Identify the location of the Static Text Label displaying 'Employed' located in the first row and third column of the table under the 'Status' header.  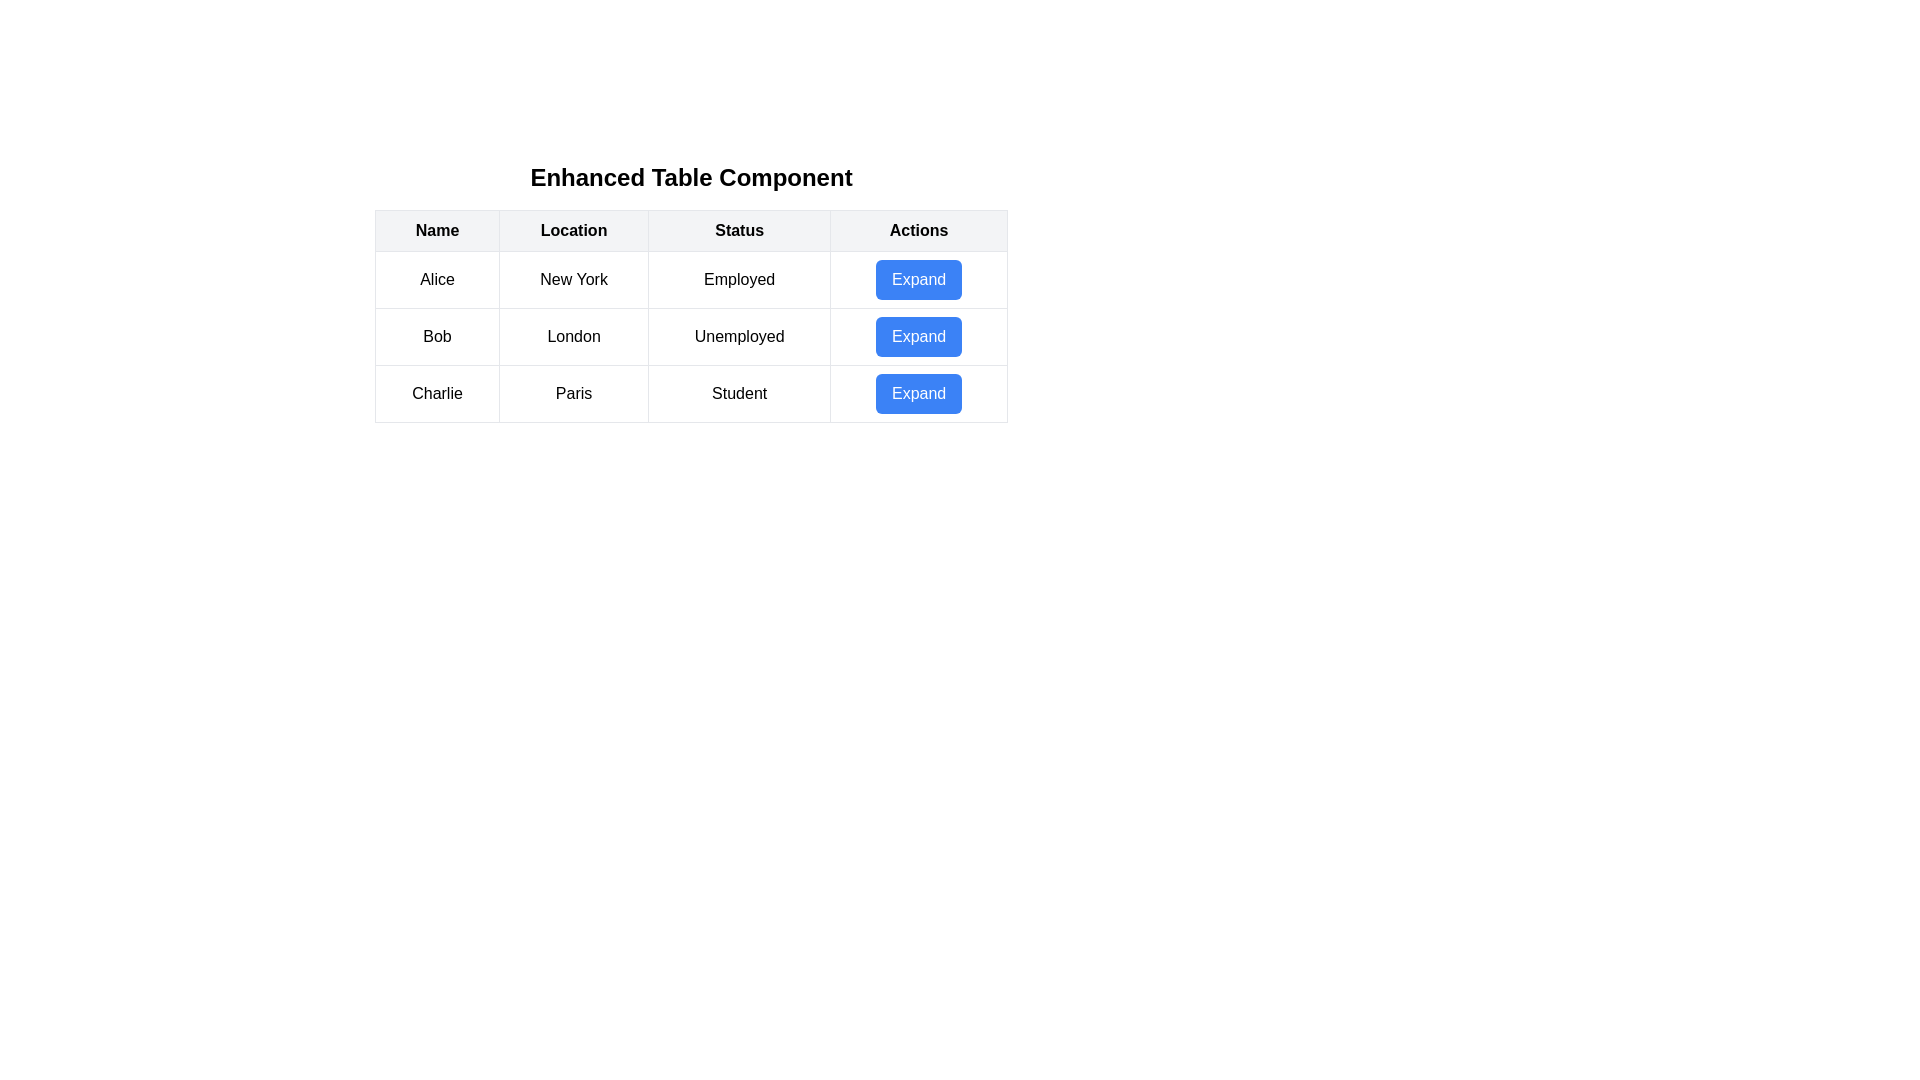
(738, 280).